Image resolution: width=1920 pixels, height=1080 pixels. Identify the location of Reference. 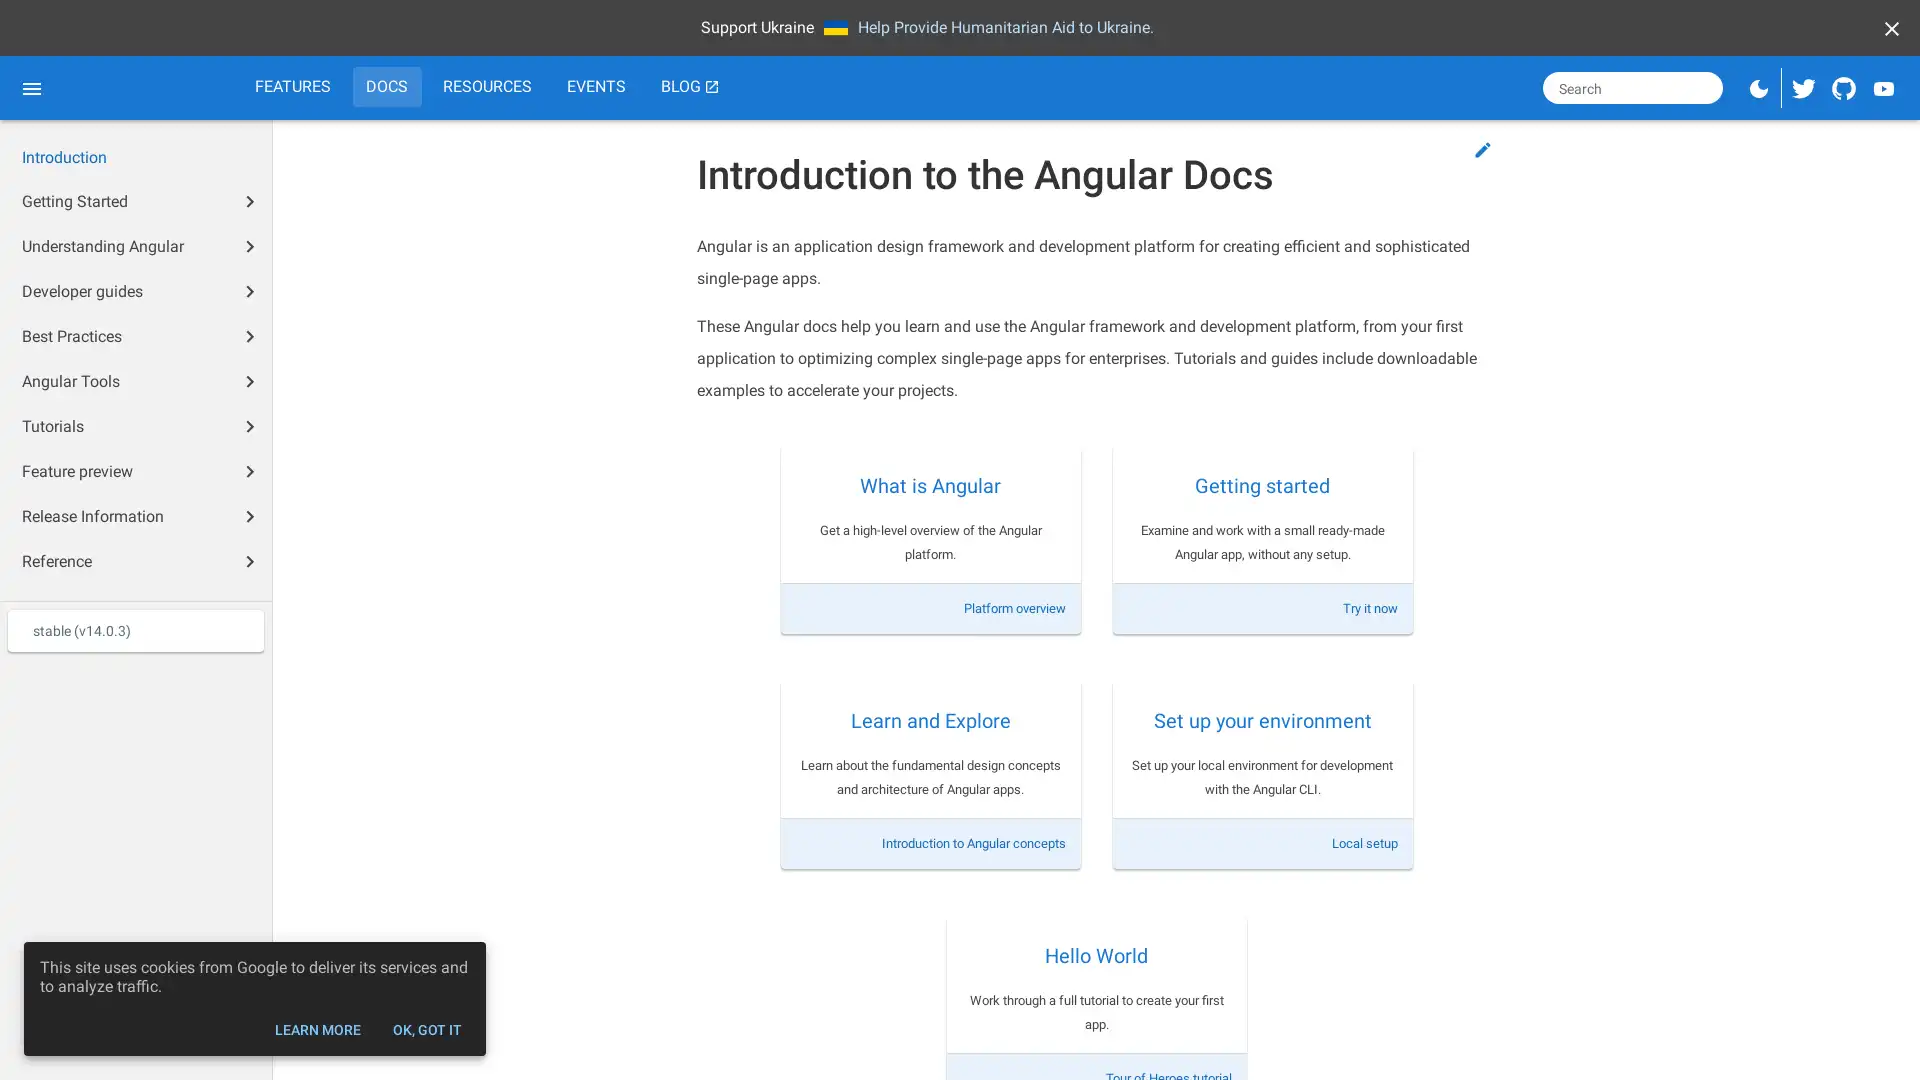
(134, 562).